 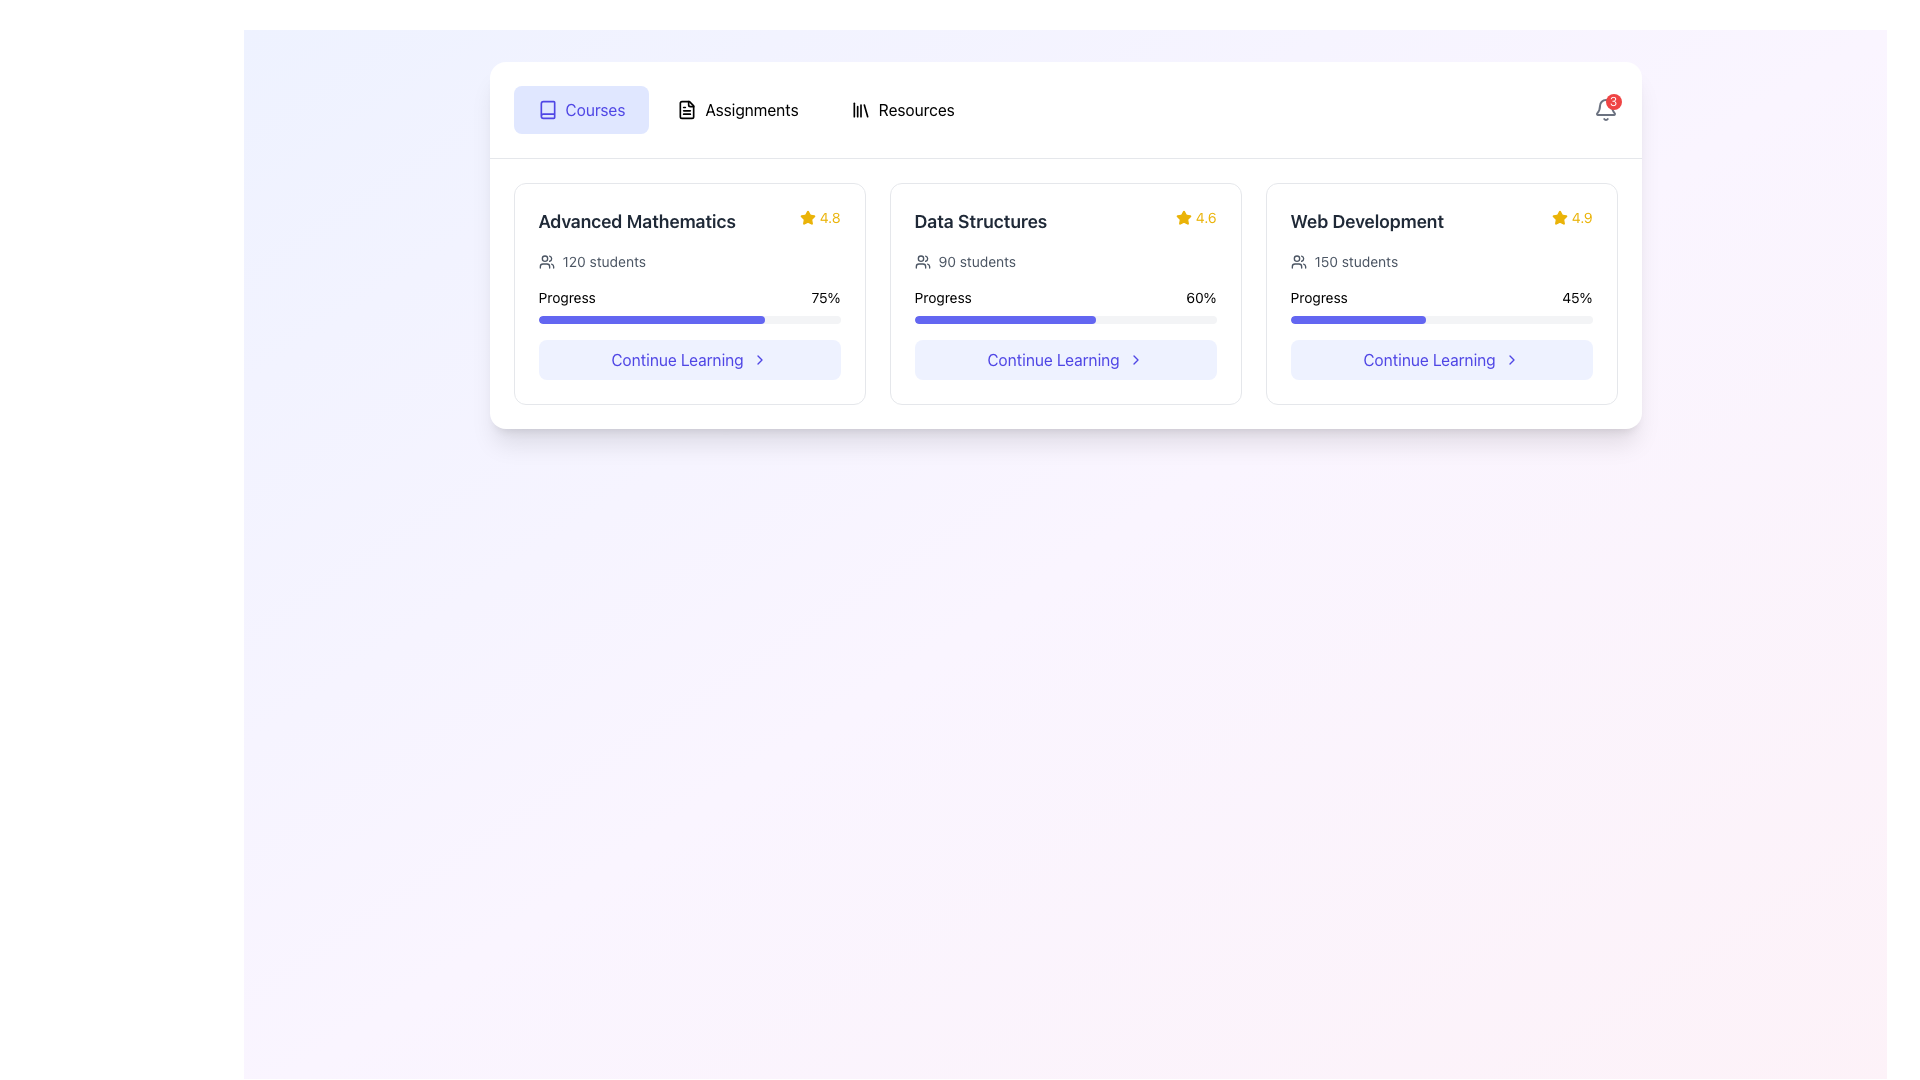 What do you see at coordinates (687, 110) in the screenshot?
I see `the folder-like icon in the navigation bar` at bounding box center [687, 110].